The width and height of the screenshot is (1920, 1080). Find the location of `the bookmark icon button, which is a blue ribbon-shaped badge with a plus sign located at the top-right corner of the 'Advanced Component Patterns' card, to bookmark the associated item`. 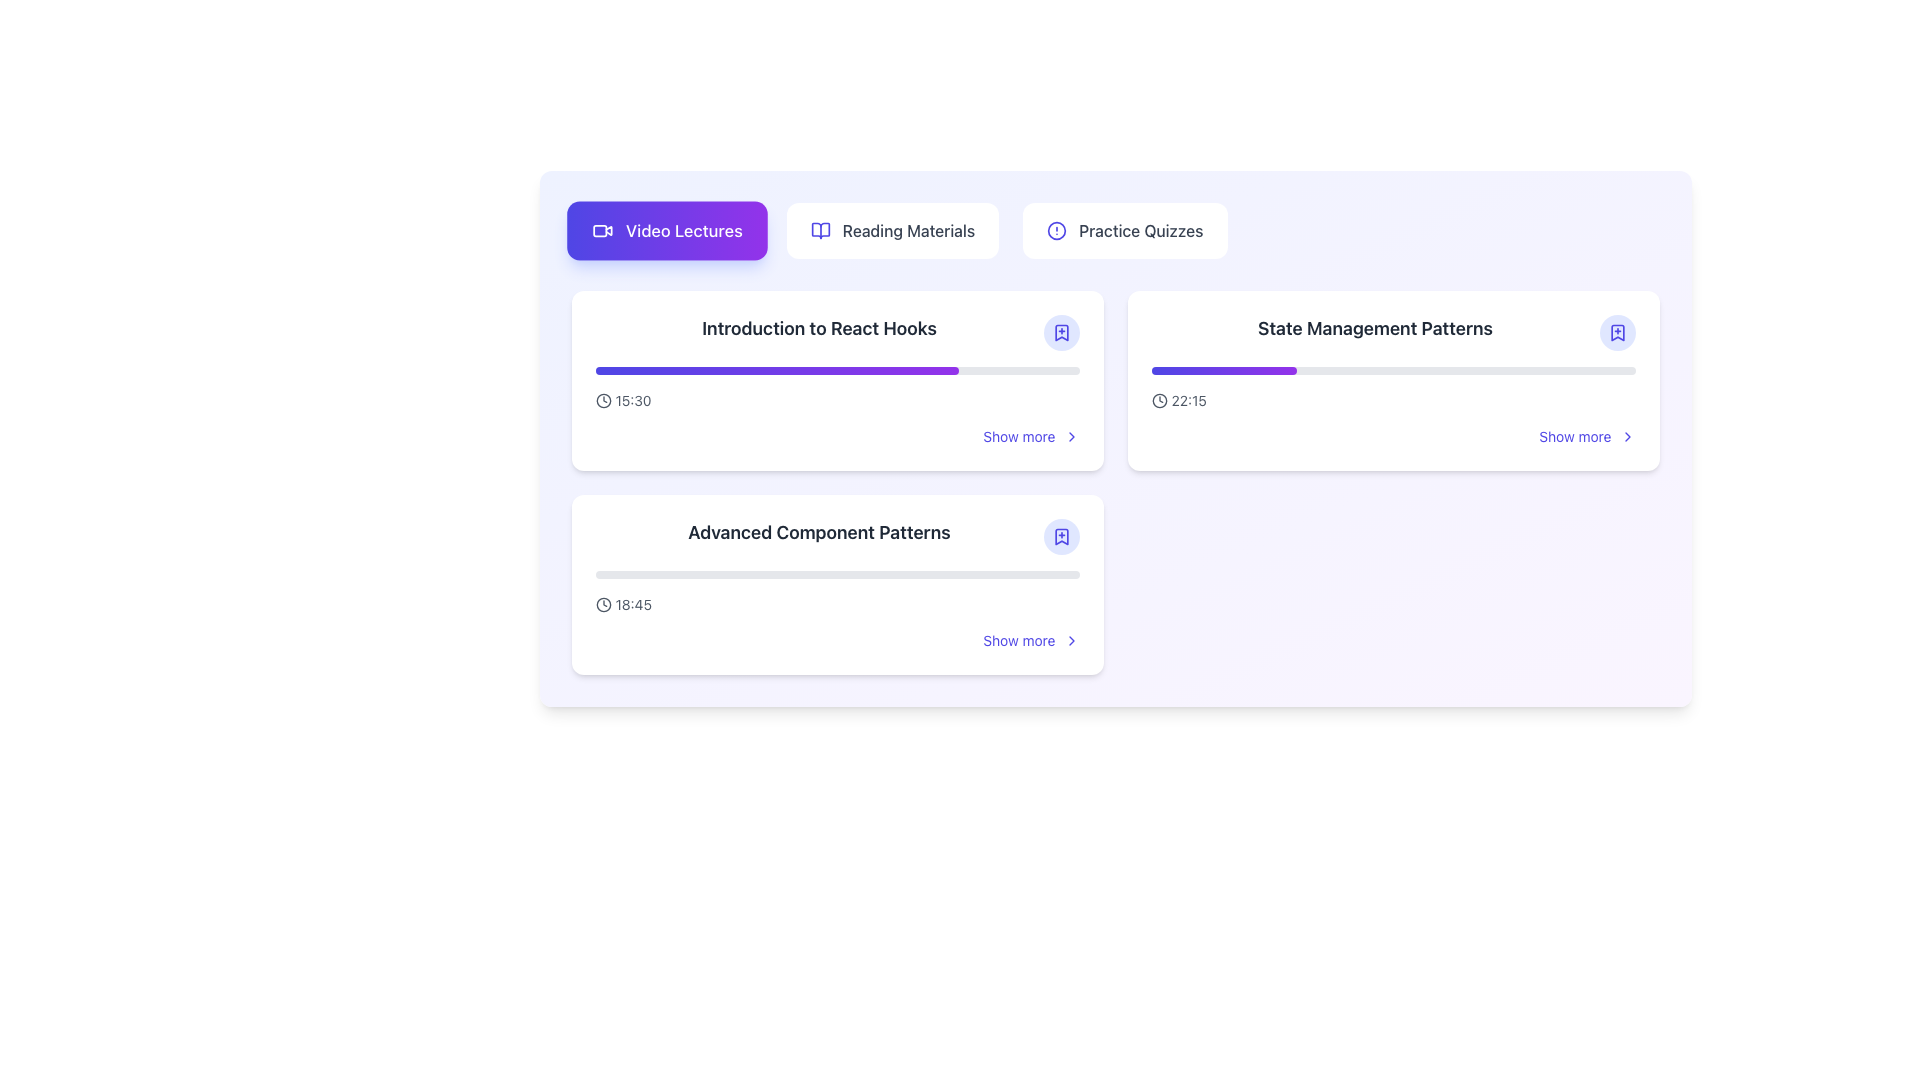

the bookmark icon button, which is a blue ribbon-shaped badge with a plus sign located at the top-right corner of the 'Advanced Component Patterns' card, to bookmark the associated item is located at coordinates (1060, 535).